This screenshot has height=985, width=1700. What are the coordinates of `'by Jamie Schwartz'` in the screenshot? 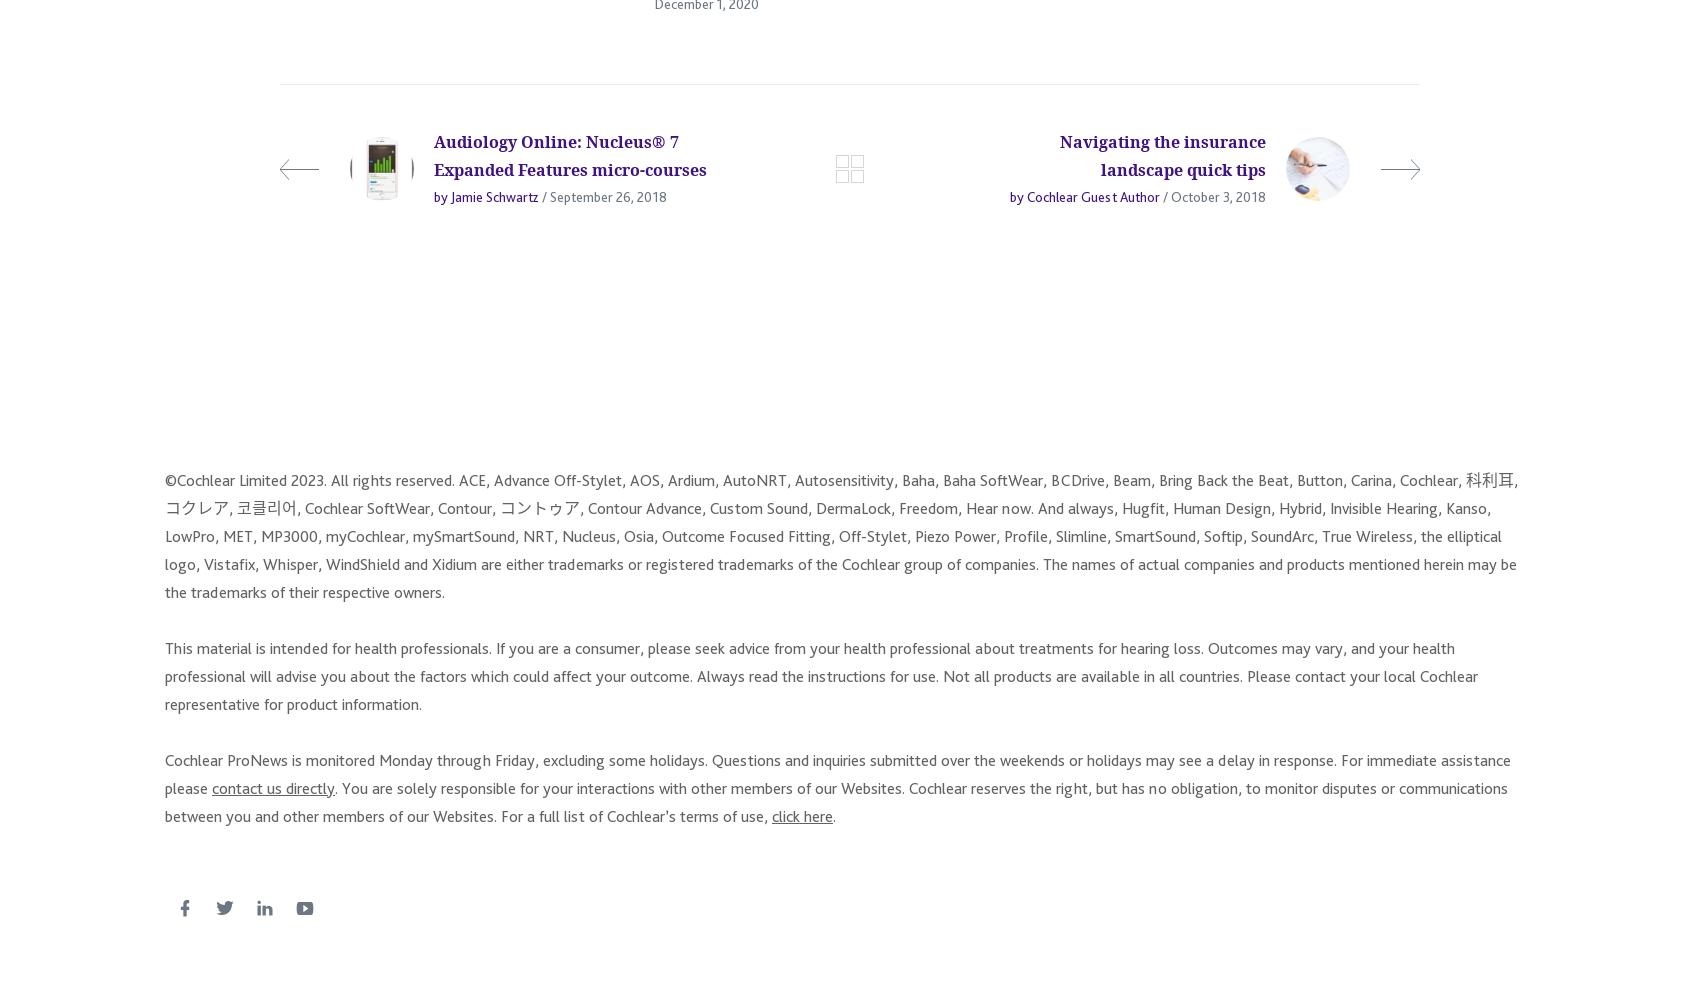 It's located at (434, 206).